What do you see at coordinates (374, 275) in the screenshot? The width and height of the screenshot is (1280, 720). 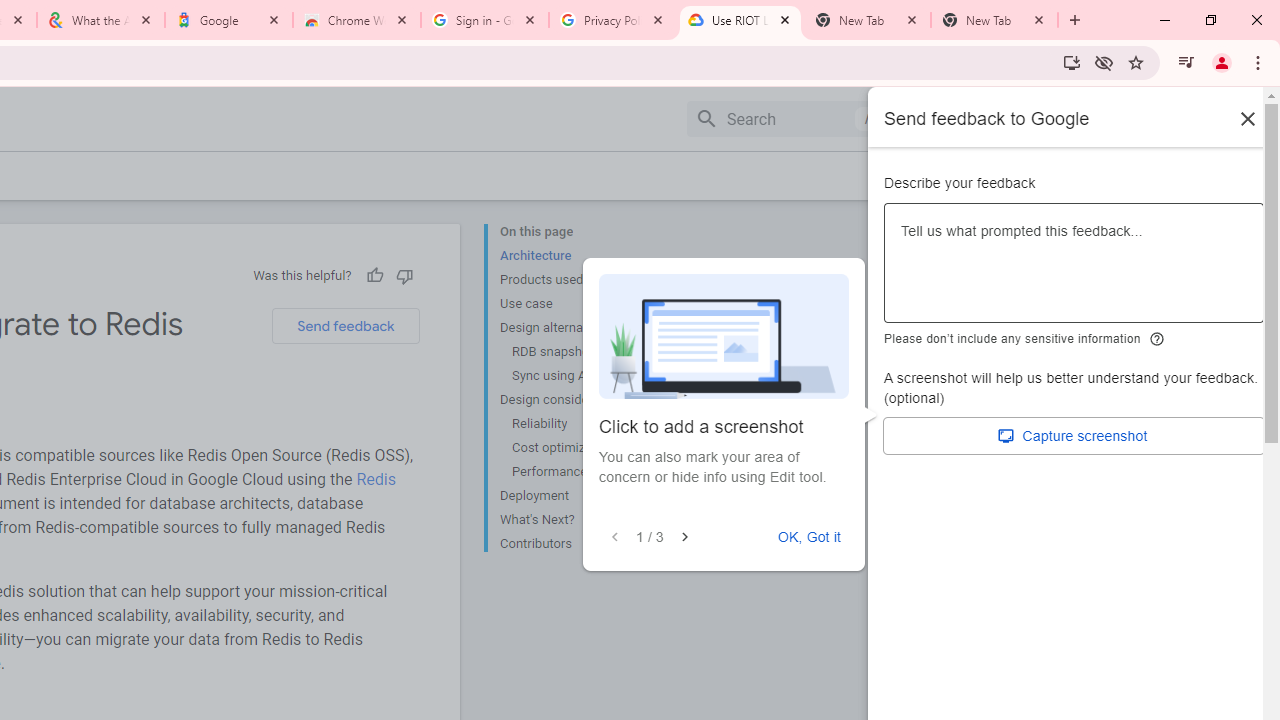 I see `'Helpful'` at bounding box center [374, 275].